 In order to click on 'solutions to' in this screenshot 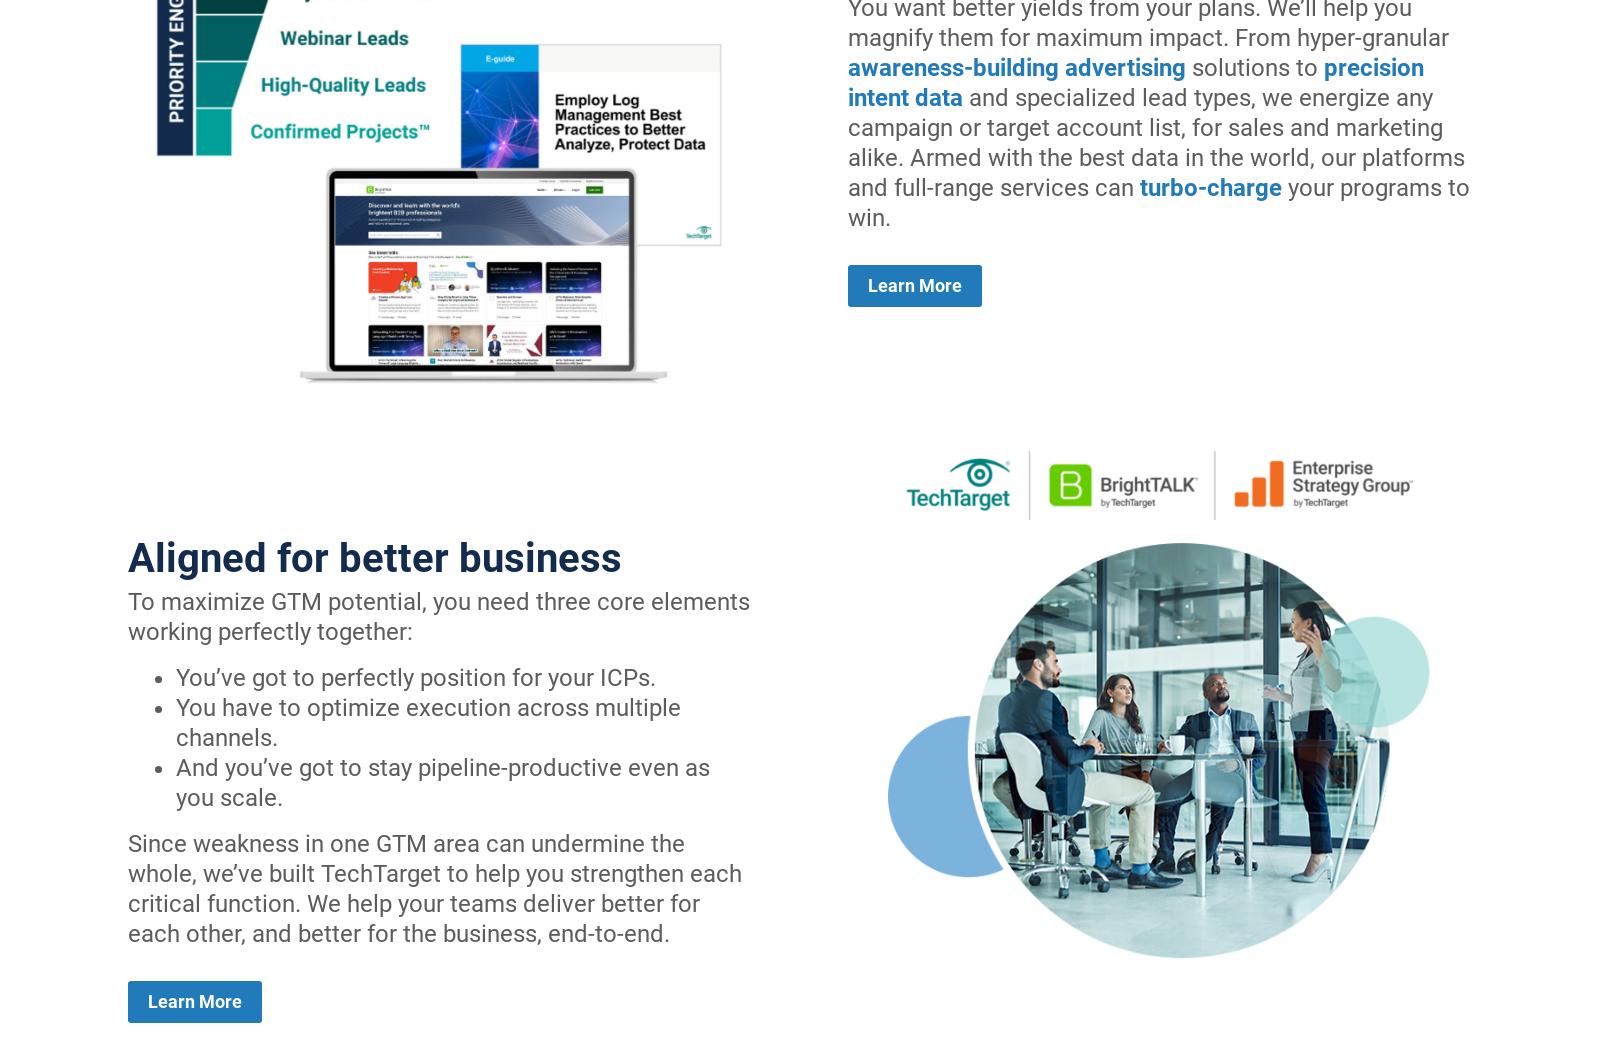, I will do `click(1254, 65)`.